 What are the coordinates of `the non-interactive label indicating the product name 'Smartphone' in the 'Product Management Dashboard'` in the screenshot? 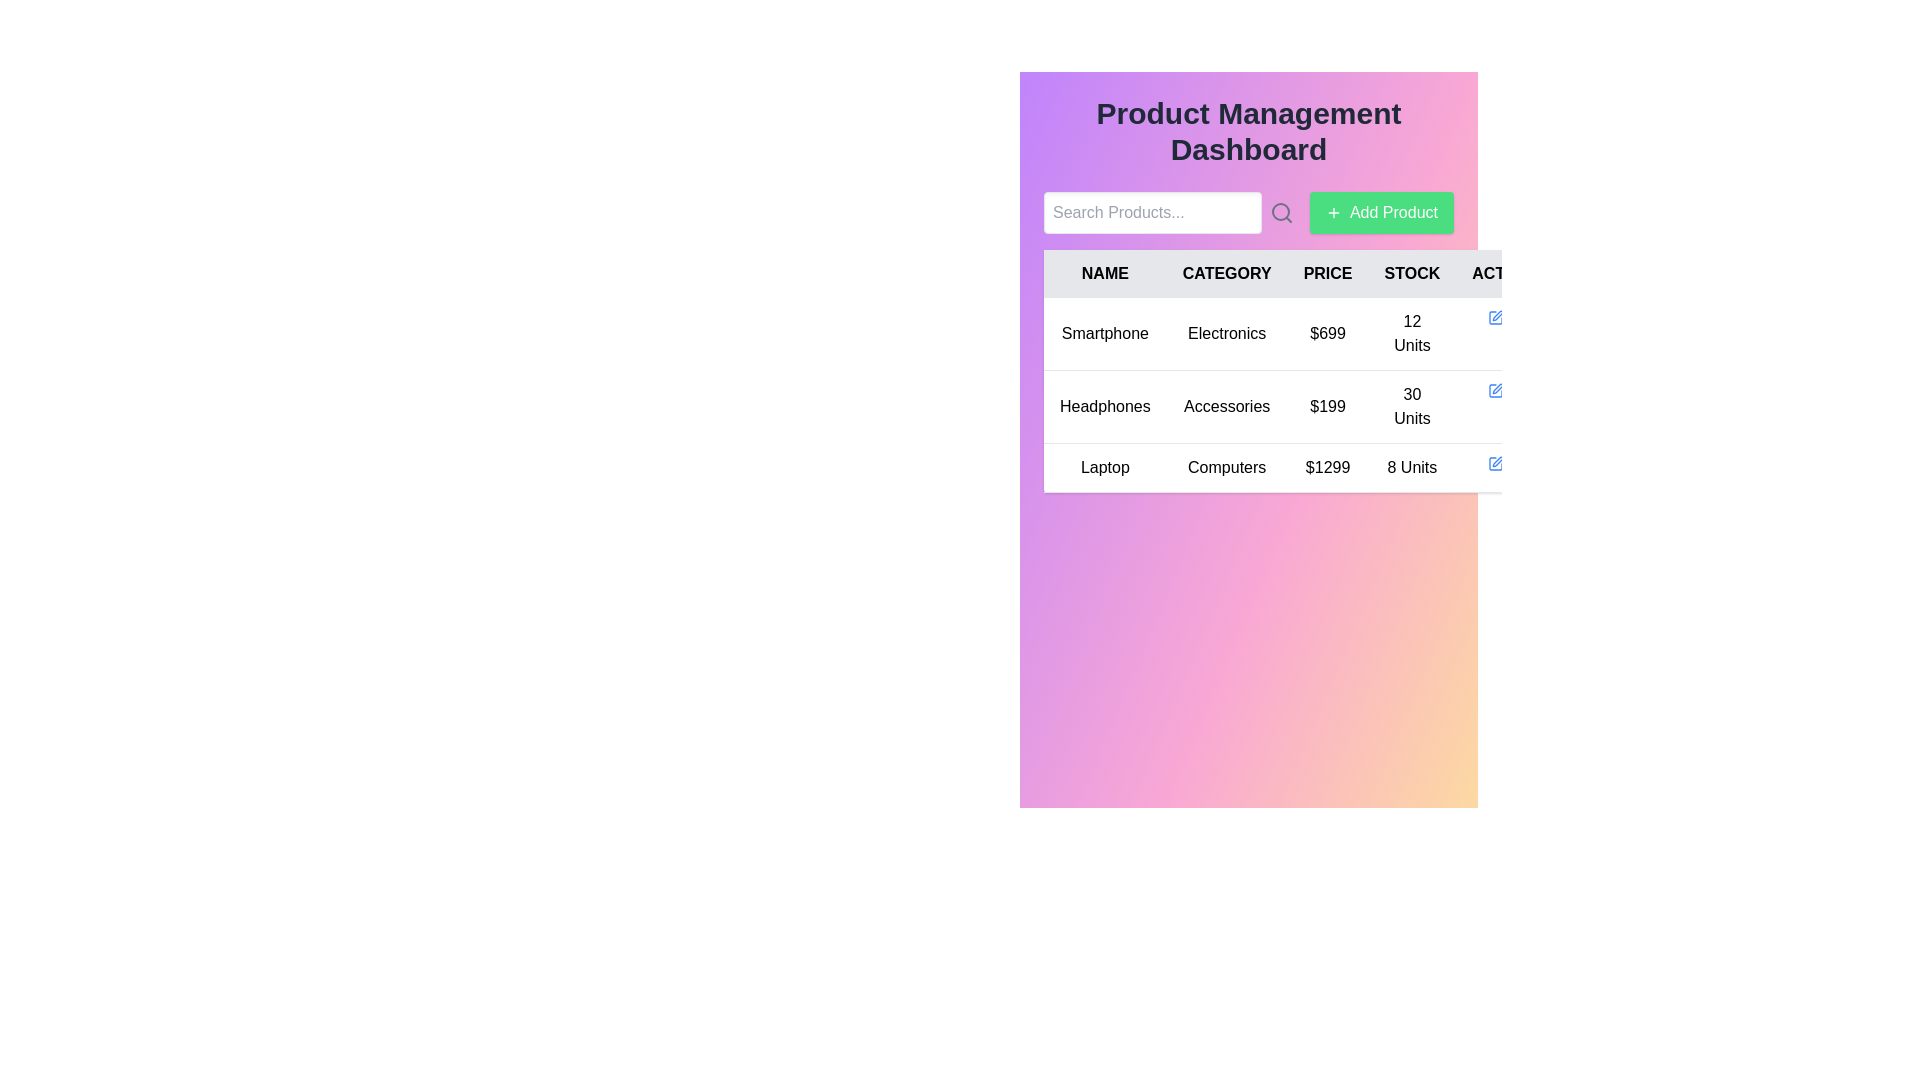 It's located at (1104, 333).